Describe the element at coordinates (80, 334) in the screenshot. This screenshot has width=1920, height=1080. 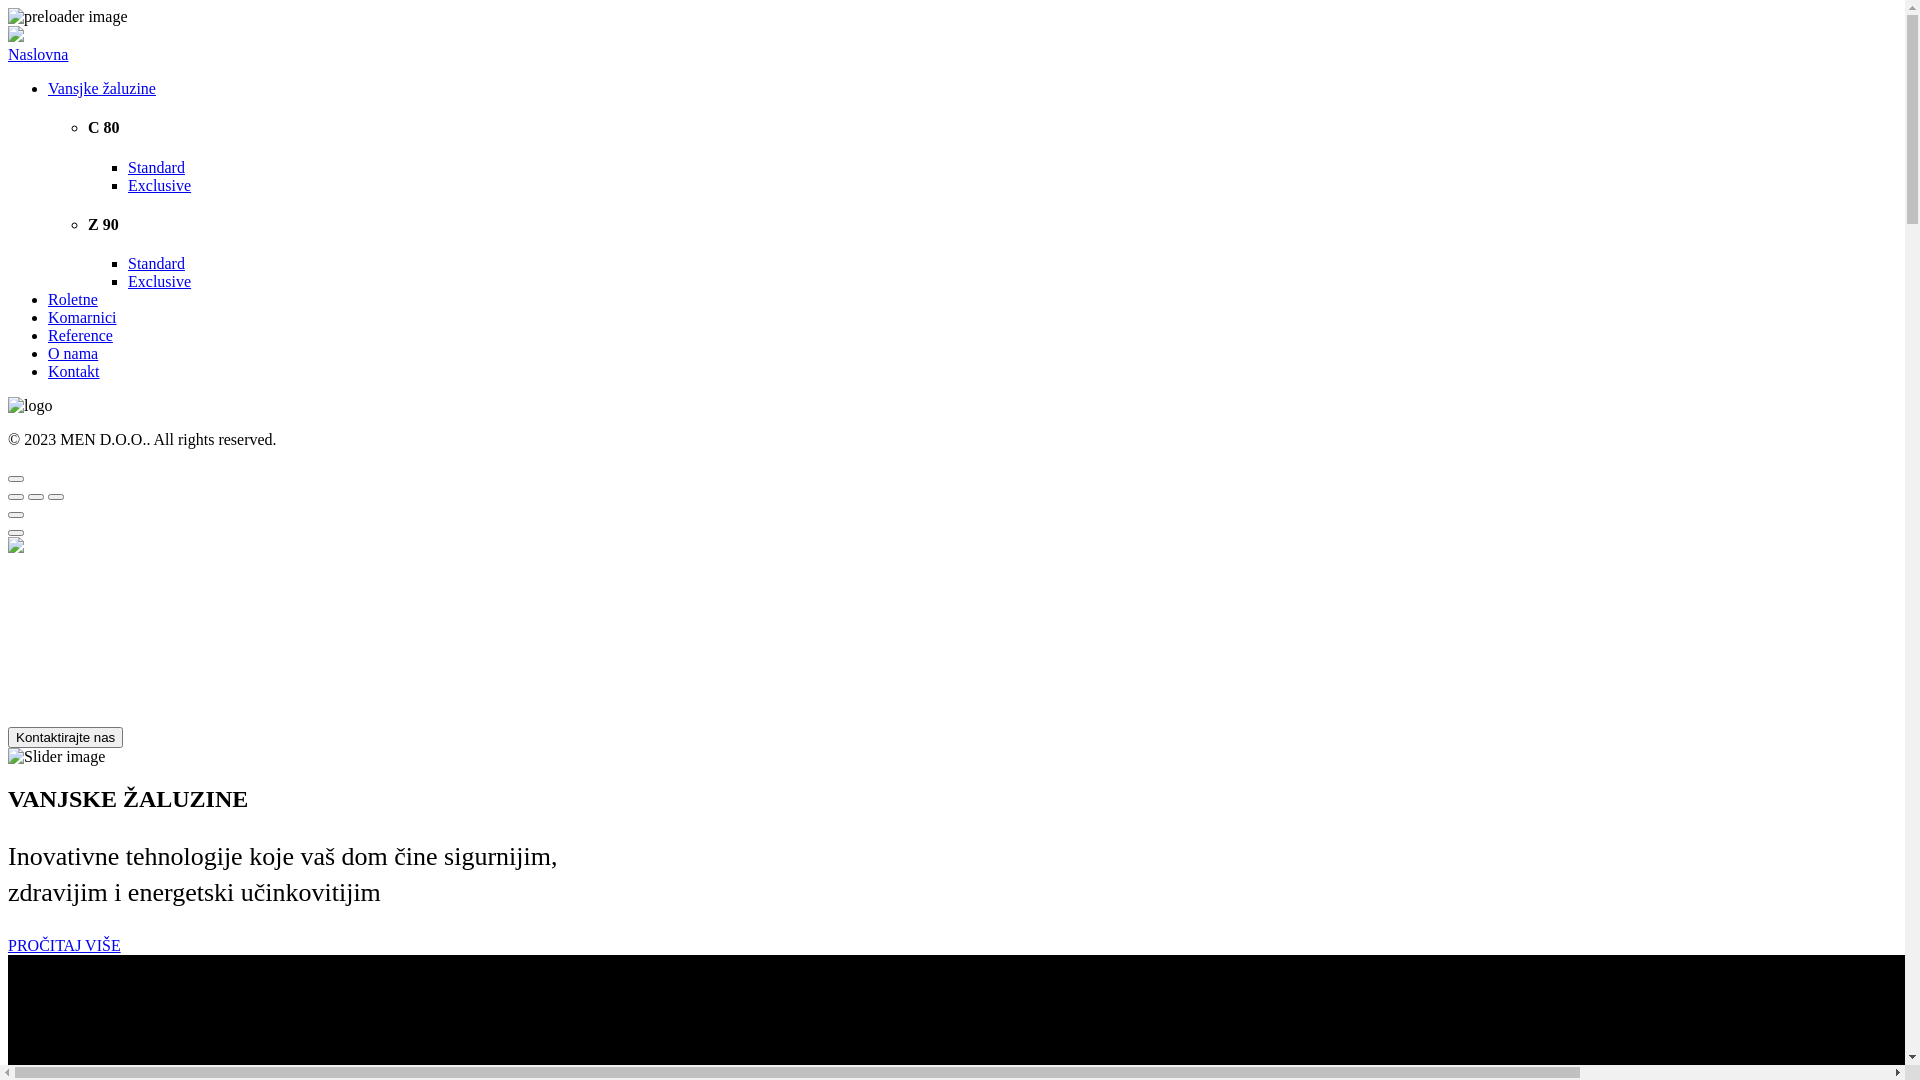
I see `'Reference'` at that location.